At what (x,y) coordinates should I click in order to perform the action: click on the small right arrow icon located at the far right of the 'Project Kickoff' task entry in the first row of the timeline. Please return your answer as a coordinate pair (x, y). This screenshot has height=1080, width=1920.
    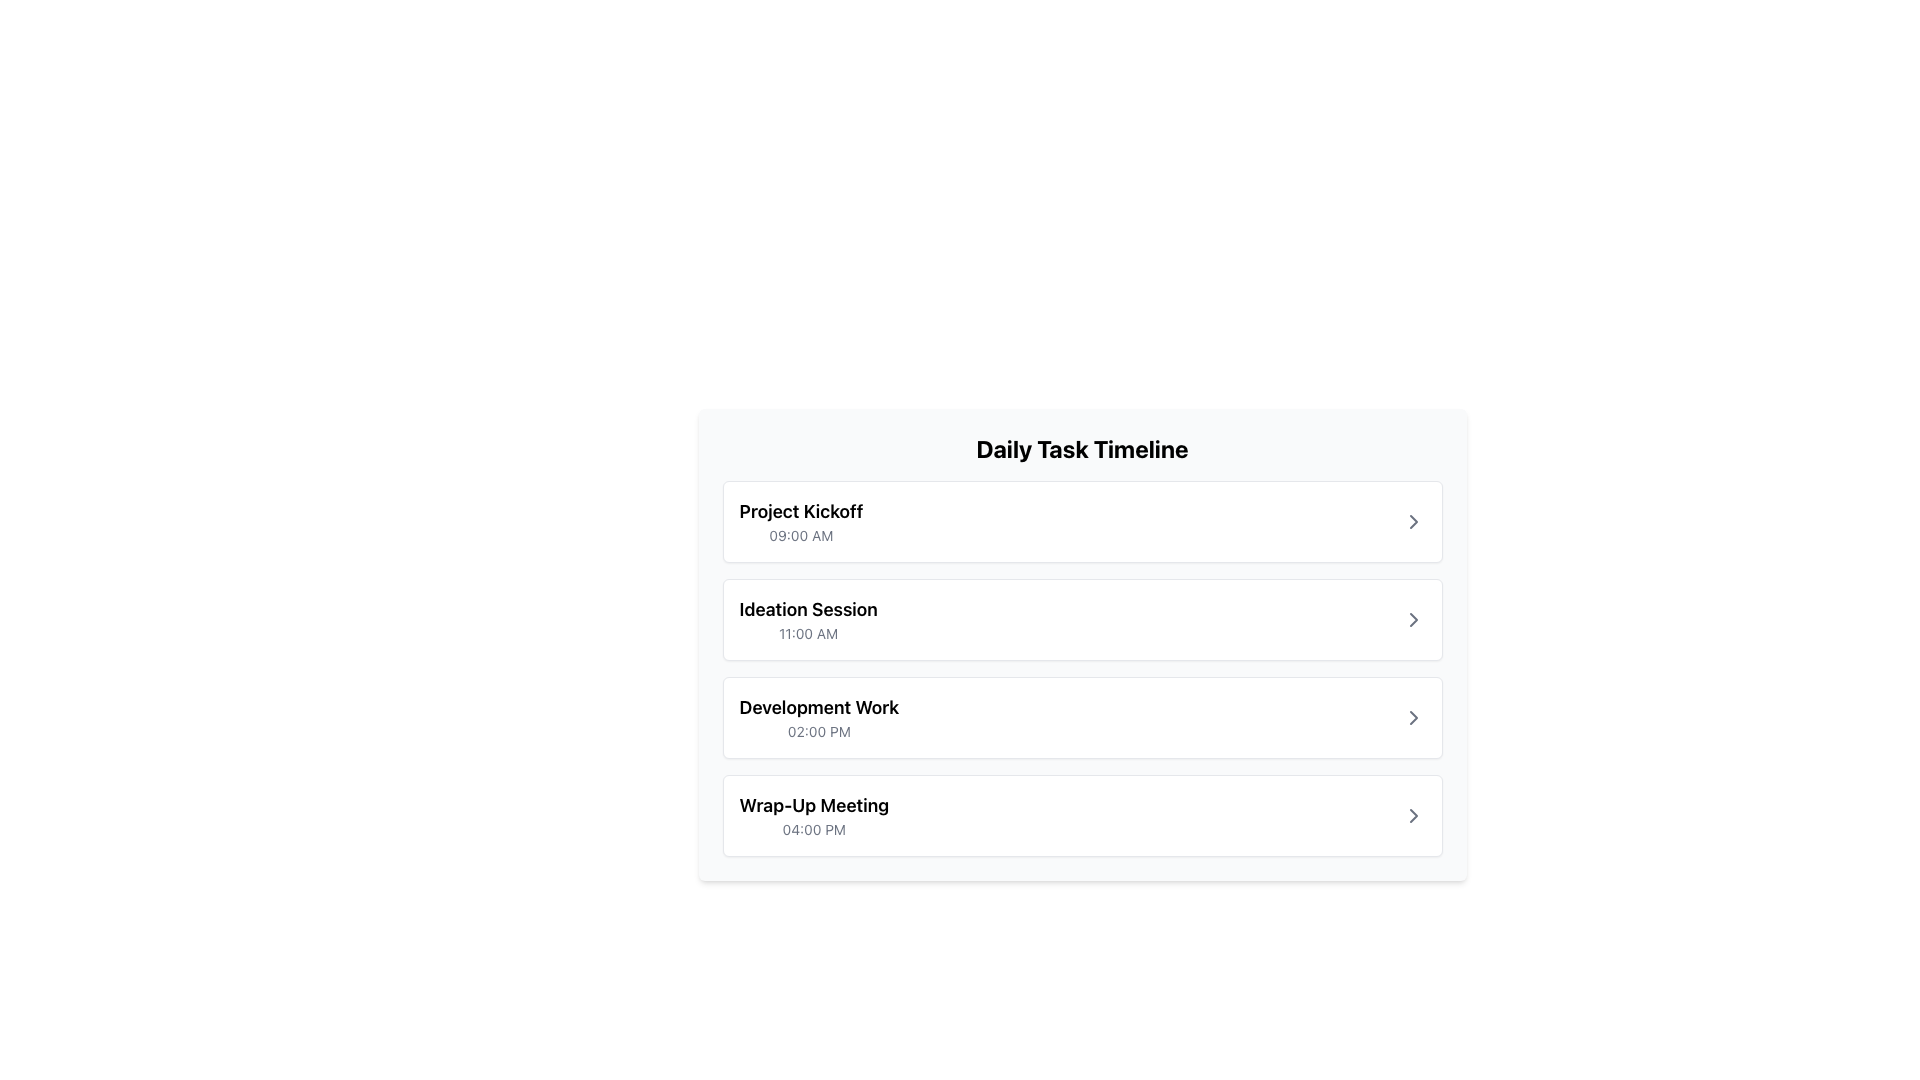
    Looking at the image, I should click on (1412, 520).